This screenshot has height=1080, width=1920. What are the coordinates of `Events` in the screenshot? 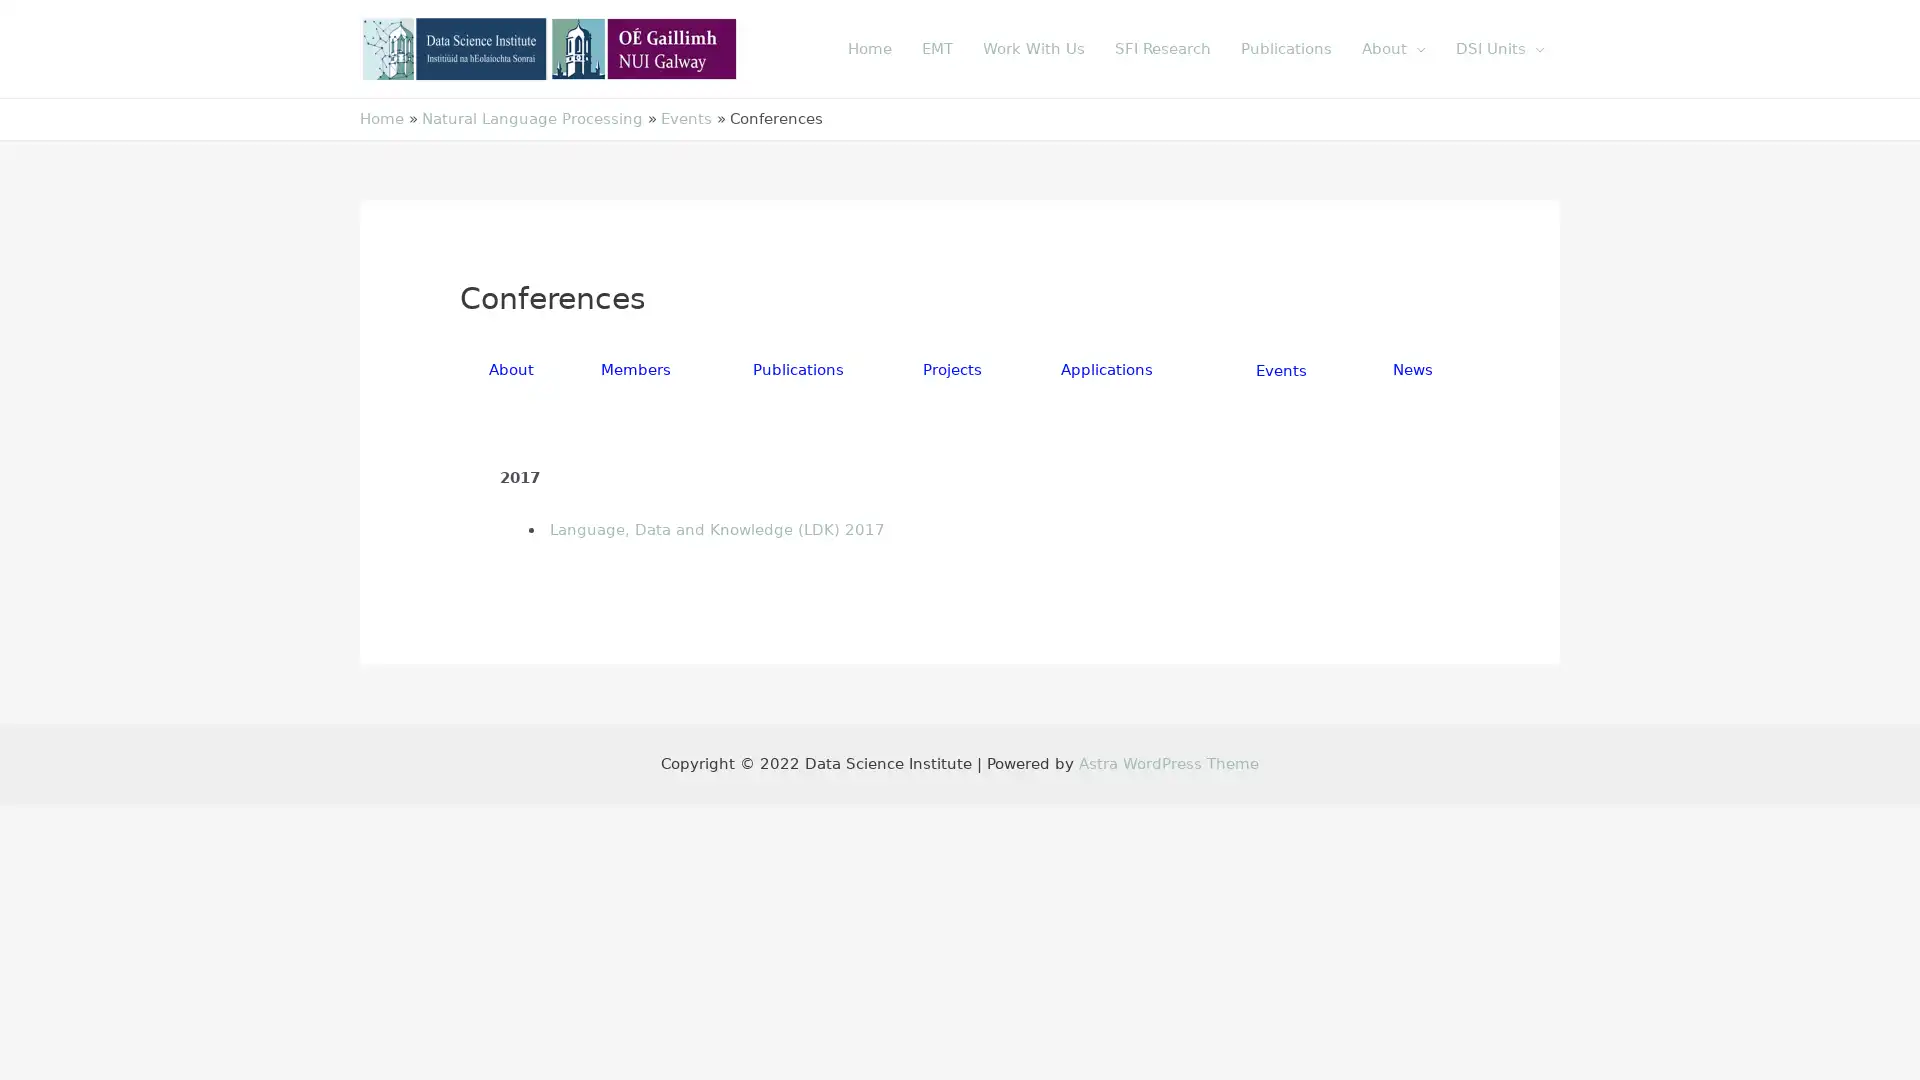 It's located at (1281, 370).